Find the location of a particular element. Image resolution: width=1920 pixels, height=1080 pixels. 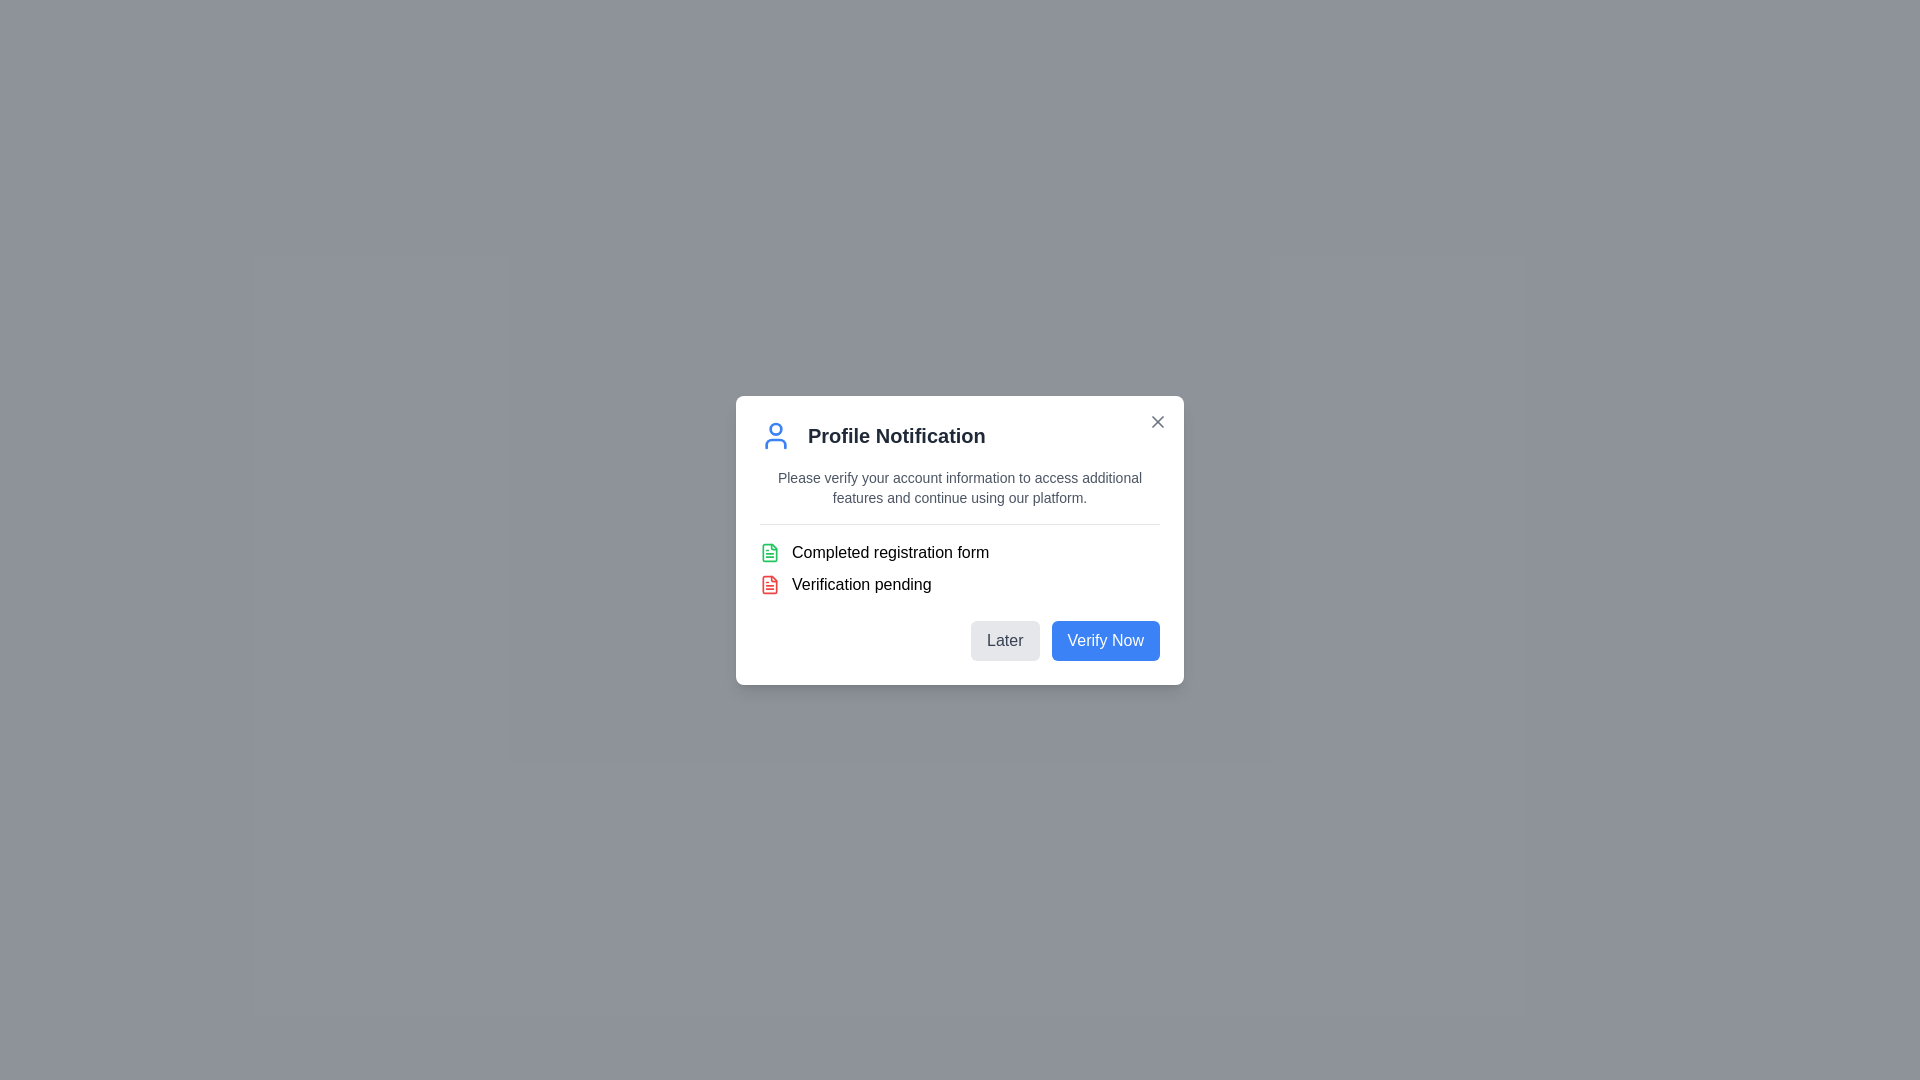

the user-profile icon represented in a clean, minimalistic SVG style, located next to the 'Profile Notification' text is located at coordinates (775, 434).